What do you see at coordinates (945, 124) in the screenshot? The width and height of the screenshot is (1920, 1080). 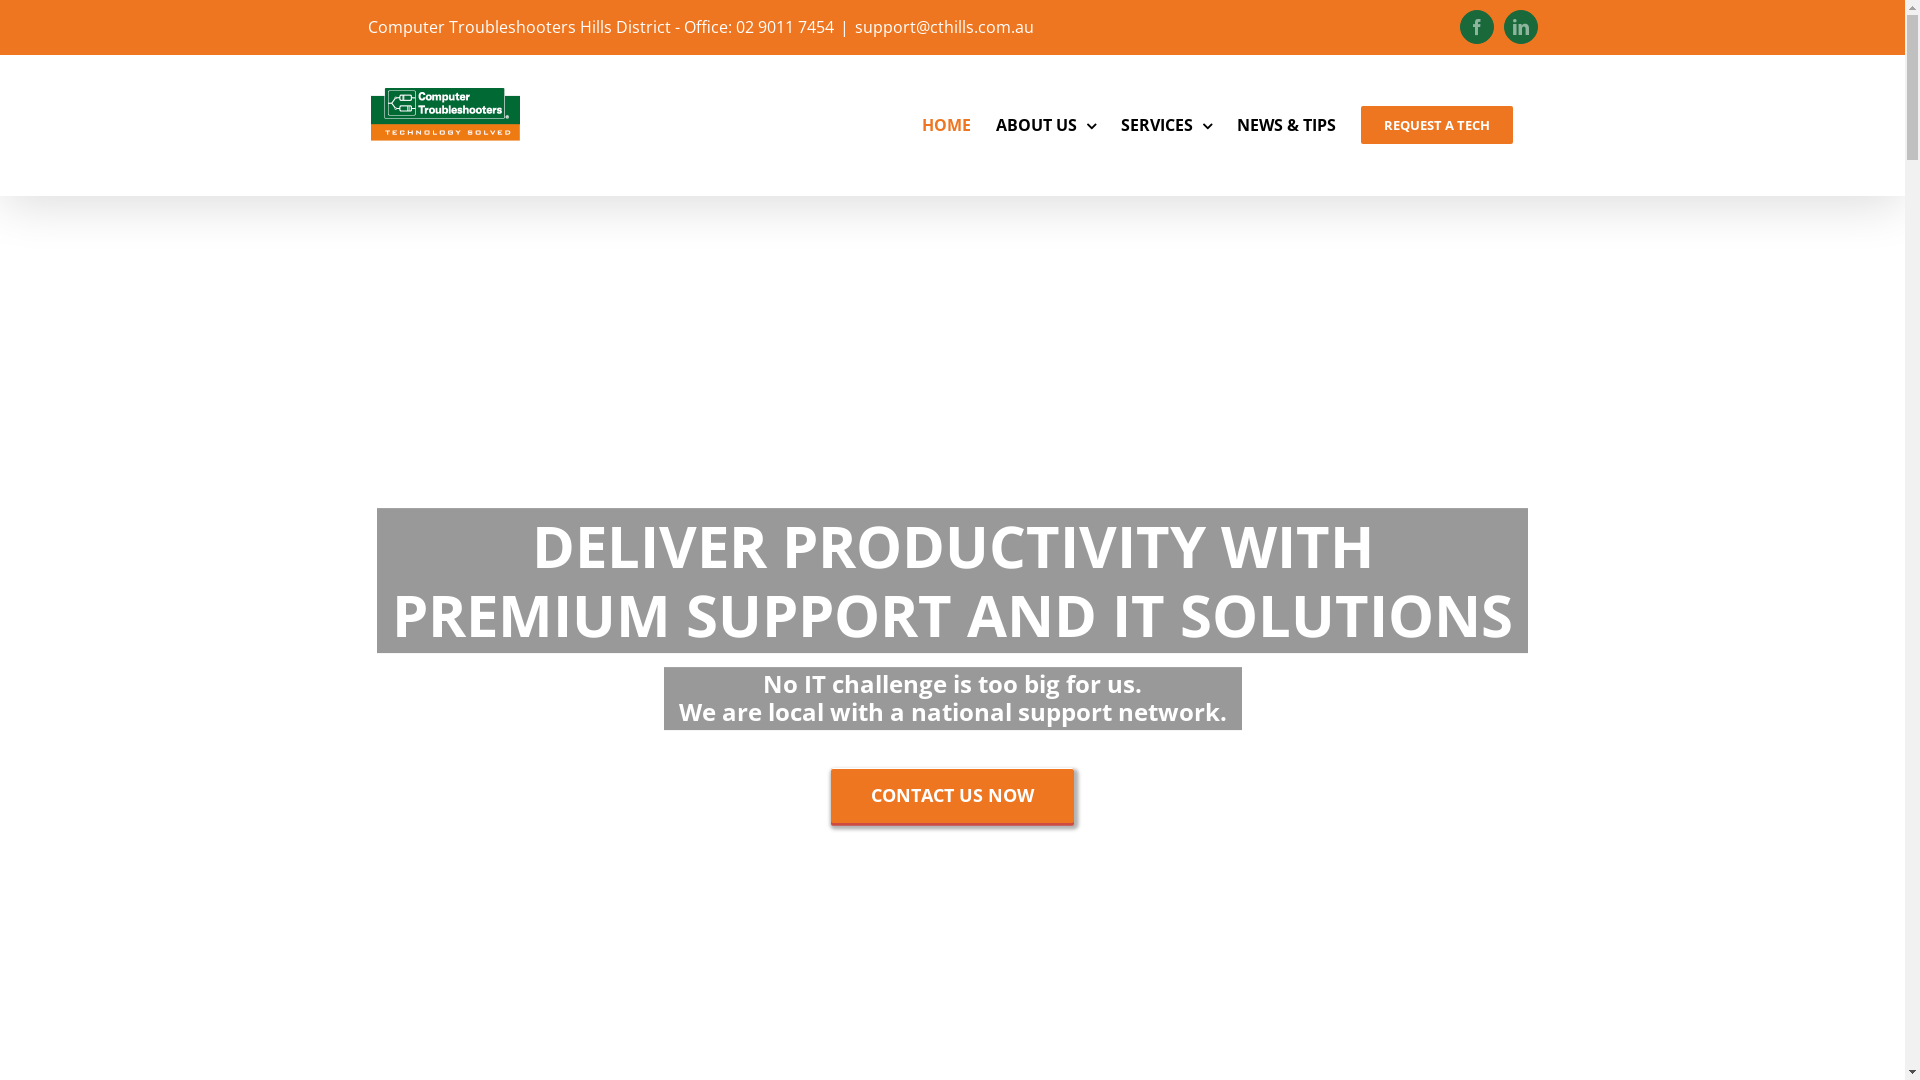 I see `'HOME'` at bounding box center [945, 124].